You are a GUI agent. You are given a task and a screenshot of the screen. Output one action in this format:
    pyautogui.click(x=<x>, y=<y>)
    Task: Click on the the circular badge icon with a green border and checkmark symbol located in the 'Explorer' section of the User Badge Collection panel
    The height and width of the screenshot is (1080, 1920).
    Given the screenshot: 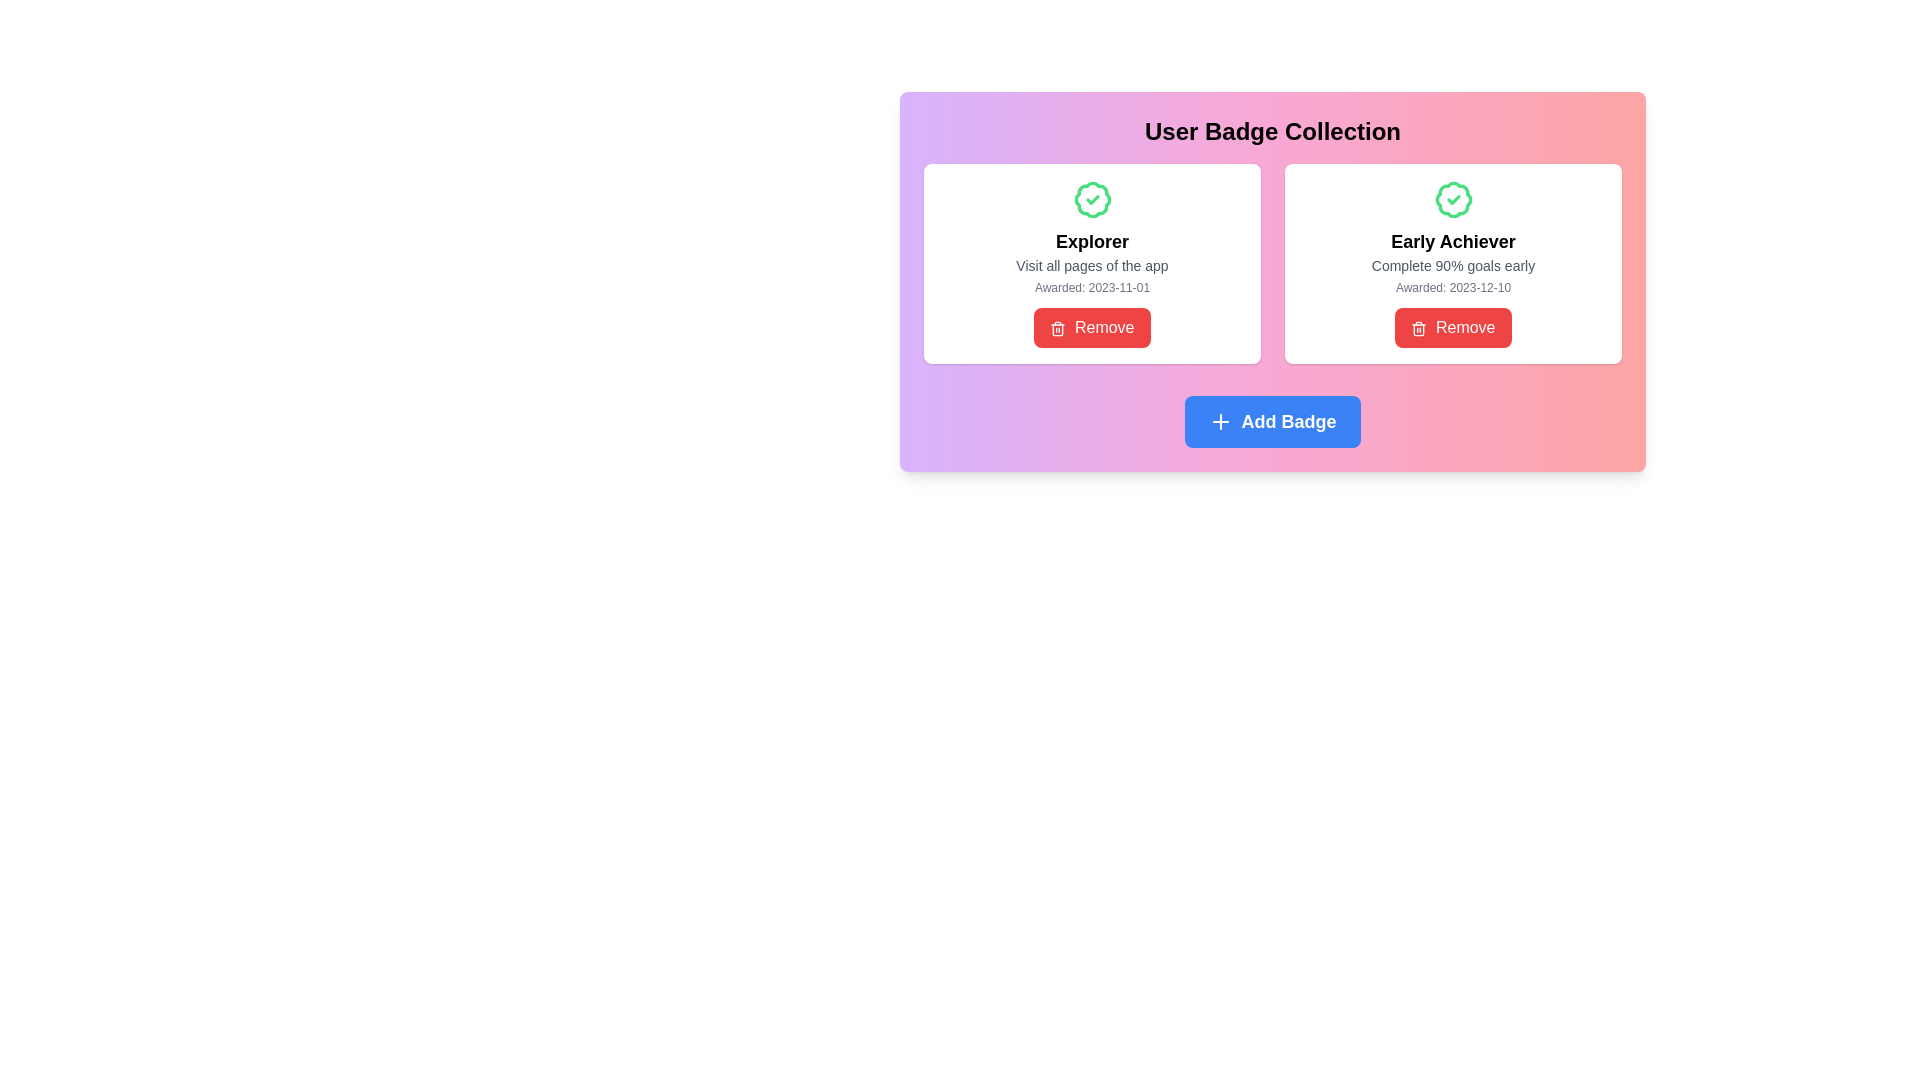 What is the action you would take?
    pyautogui.click(x=1091, y=200)
    